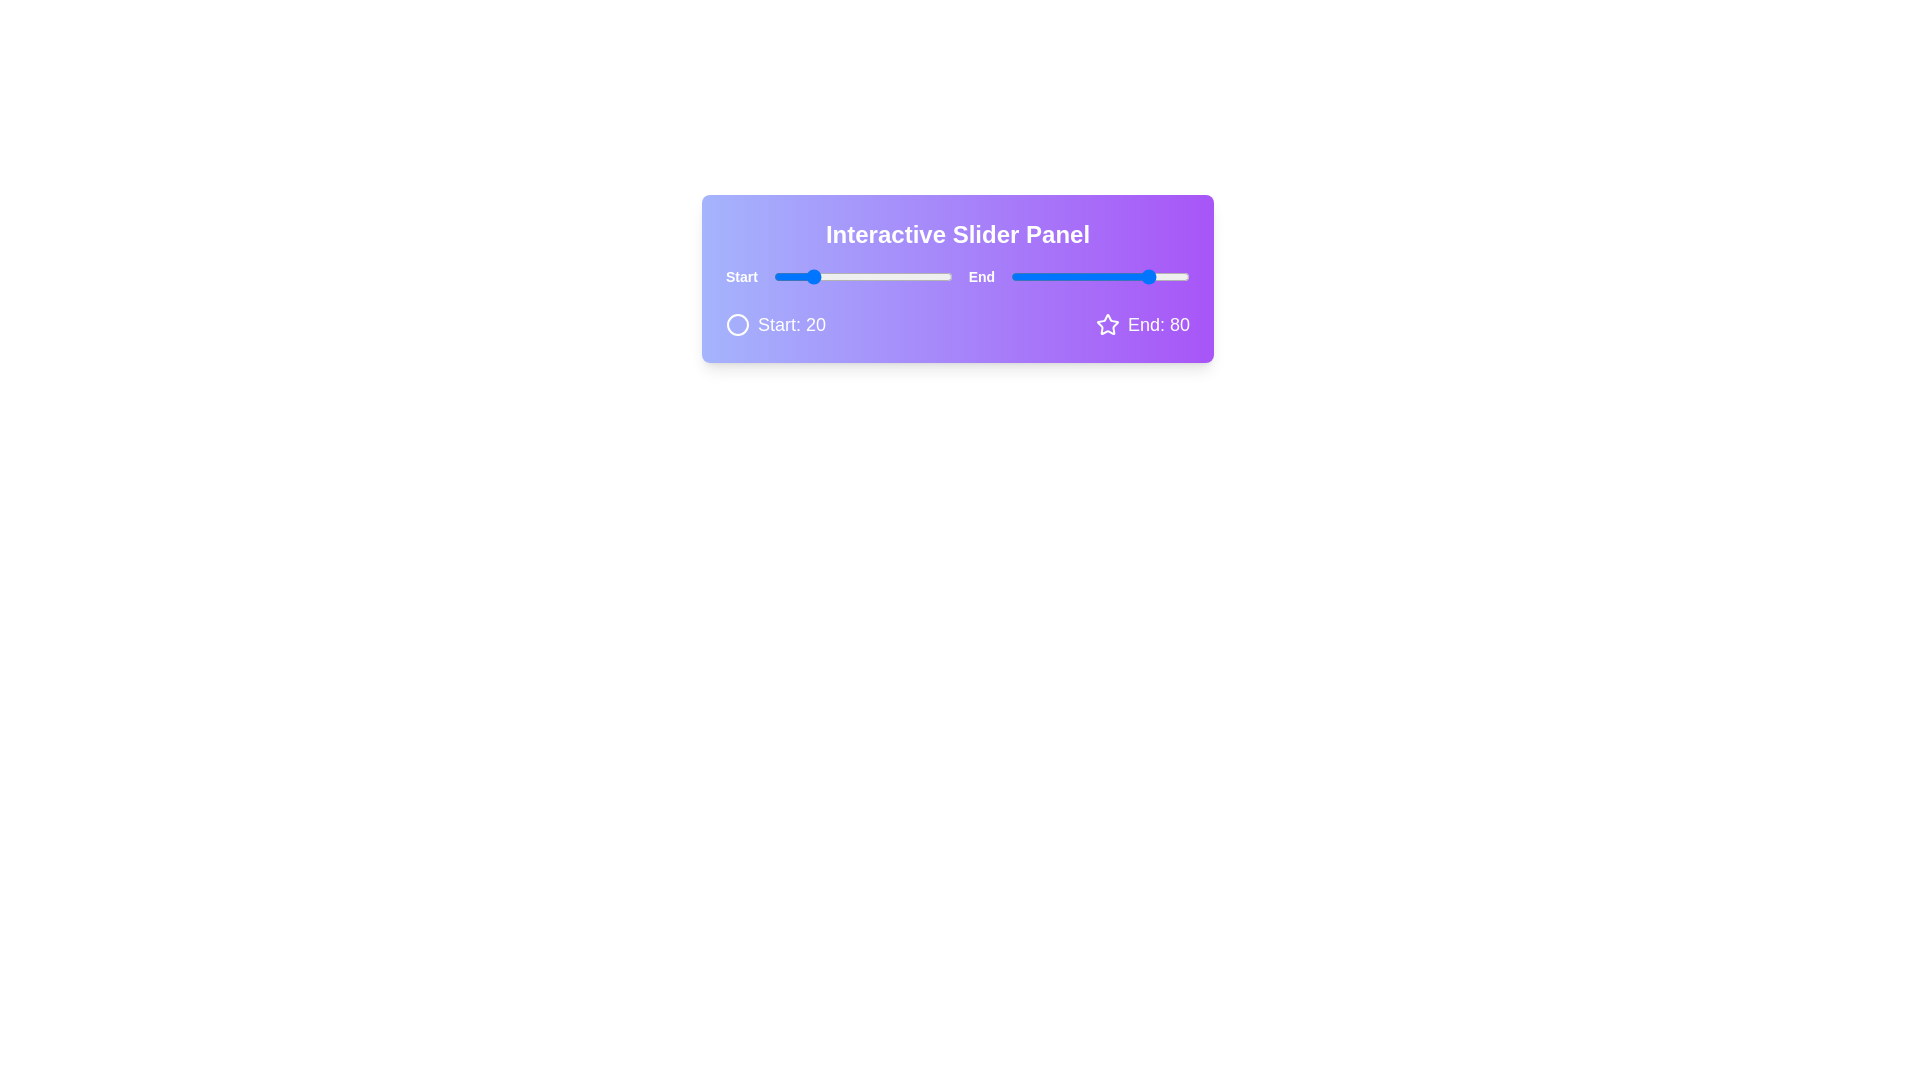  Describe the element at coordinates (737, 323) in the screenshot. I see `the circular icon outlined in a bold stroke, located next to the text 'Start: 20' in the slider interface` at that location.